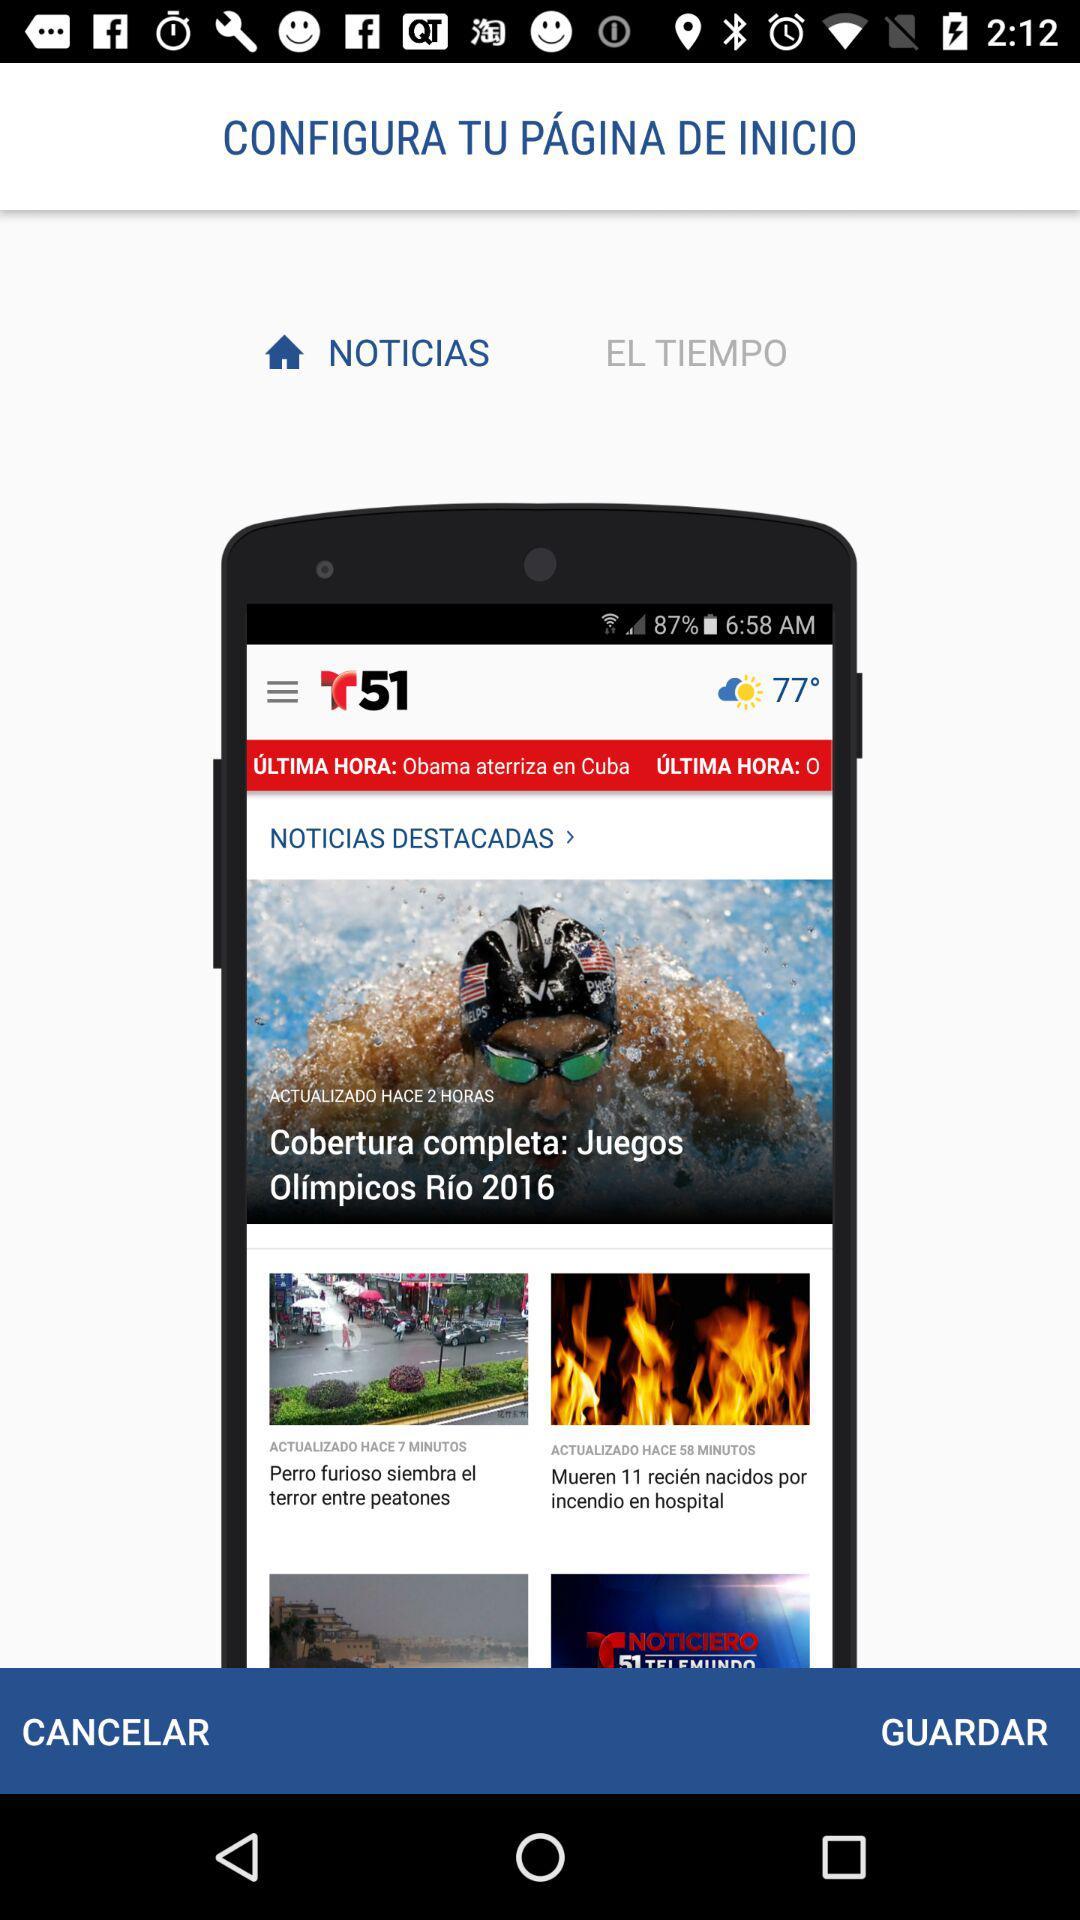 The image size is (1080, 1920). Describe the element at coordinates (403, 351) in the screenshot. I see `item to the left of el tiempo icon` at that location.